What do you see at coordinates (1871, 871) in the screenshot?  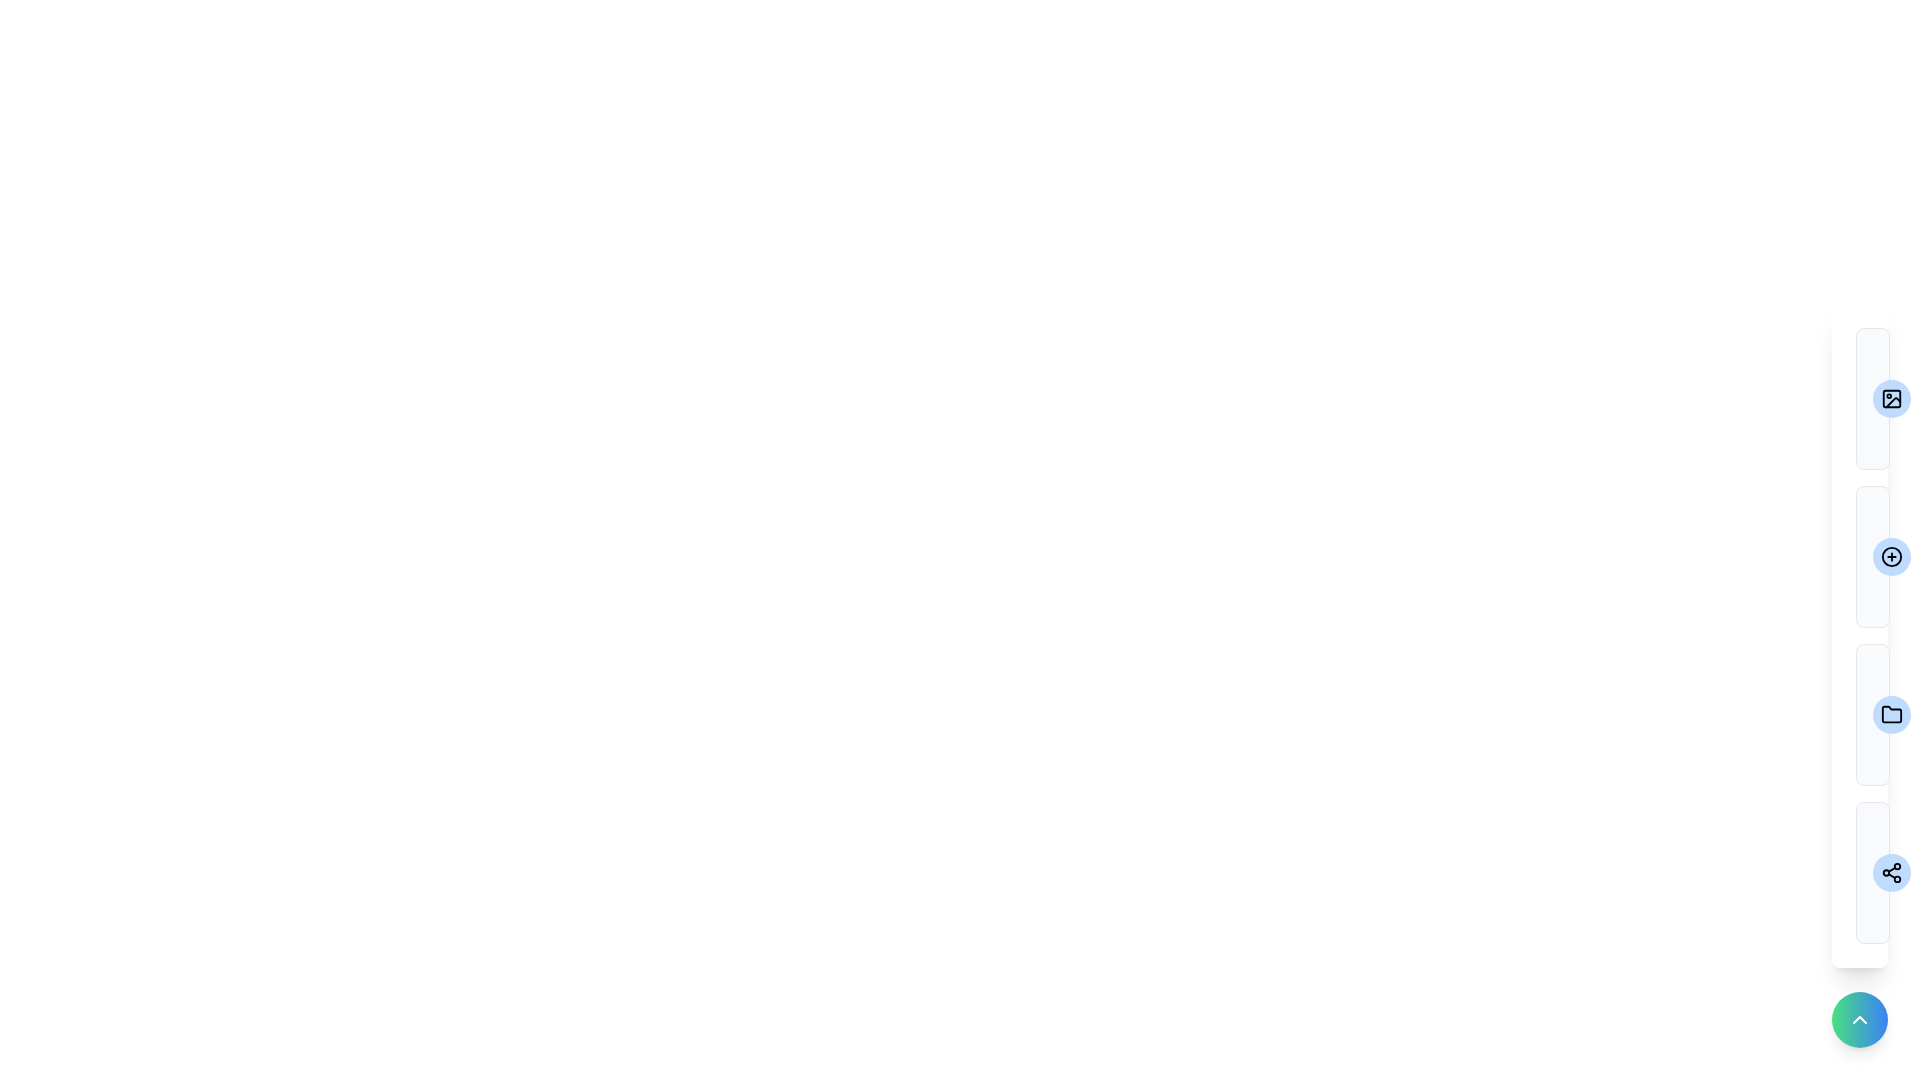 I see `the menu item labeled Share Album to preview its description` at bounding box center [1871, 871].